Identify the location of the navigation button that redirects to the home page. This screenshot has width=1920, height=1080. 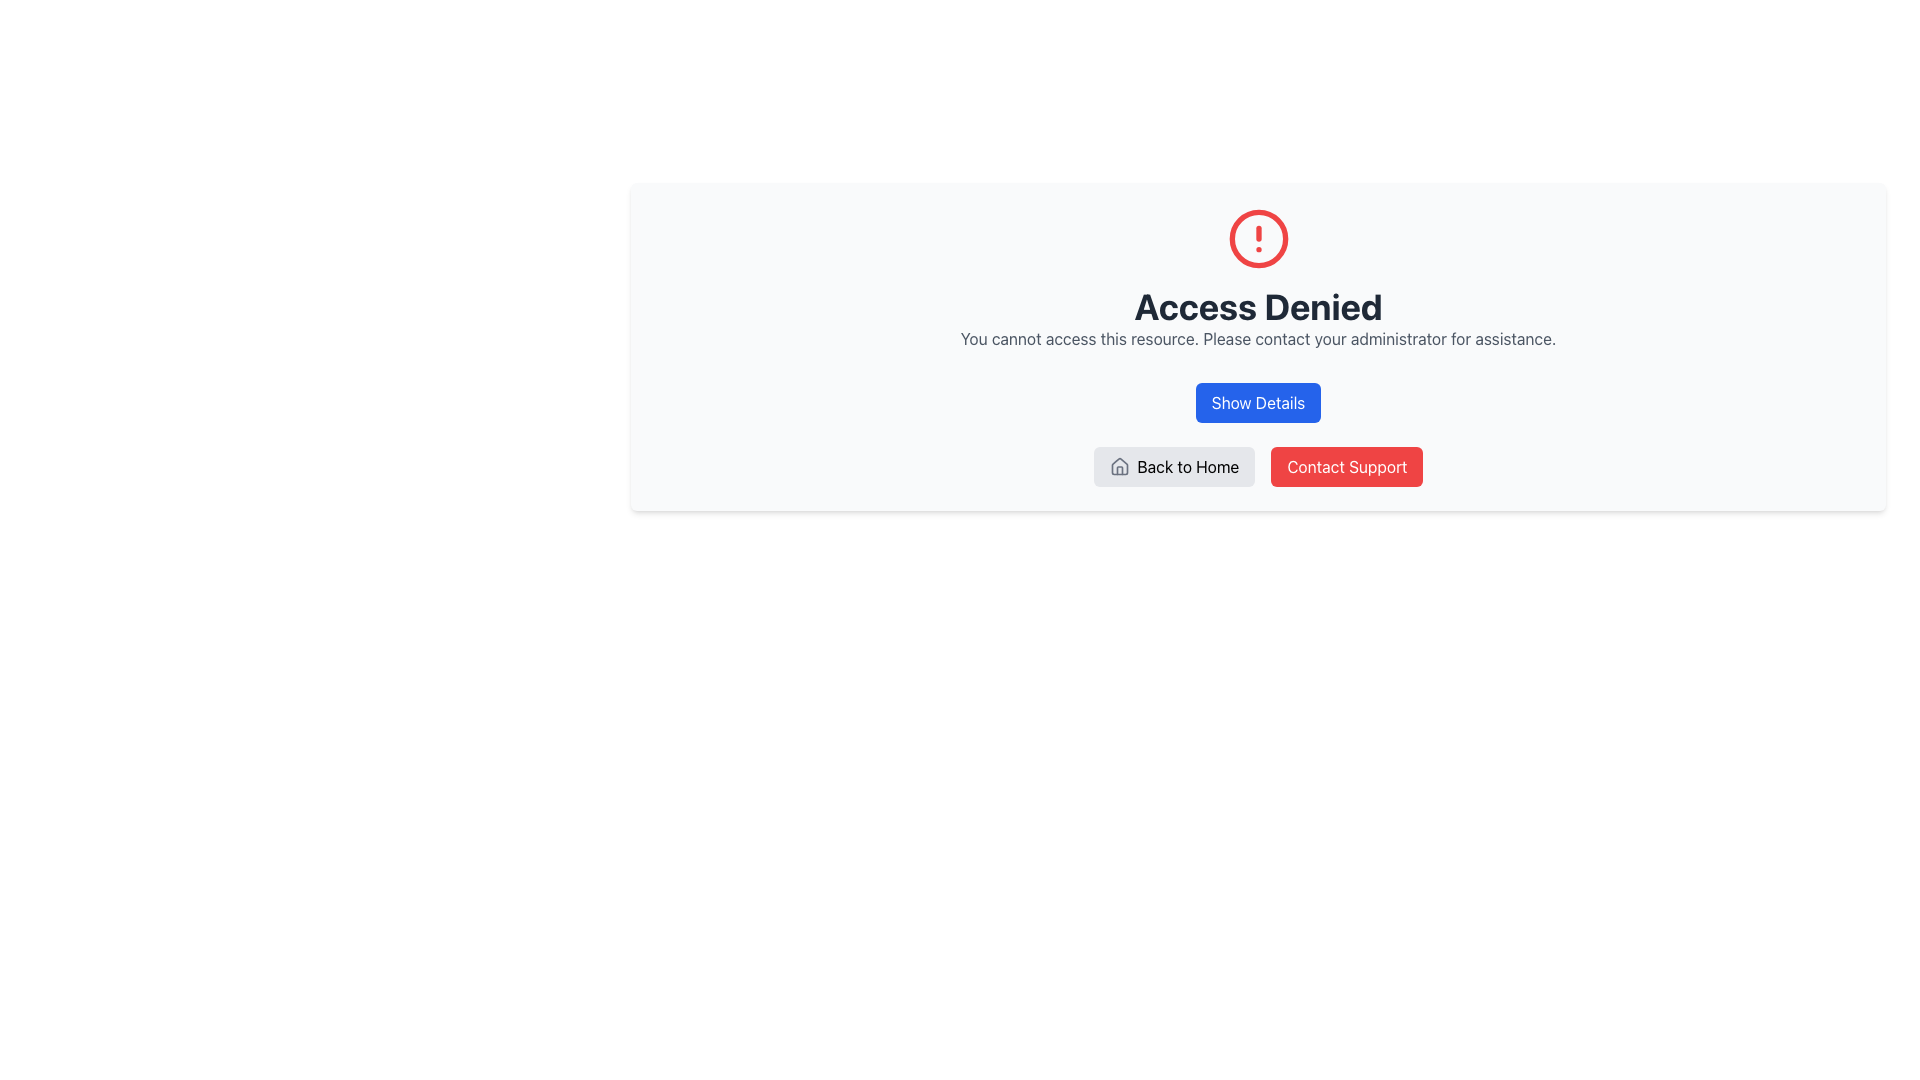
(1174, 466).